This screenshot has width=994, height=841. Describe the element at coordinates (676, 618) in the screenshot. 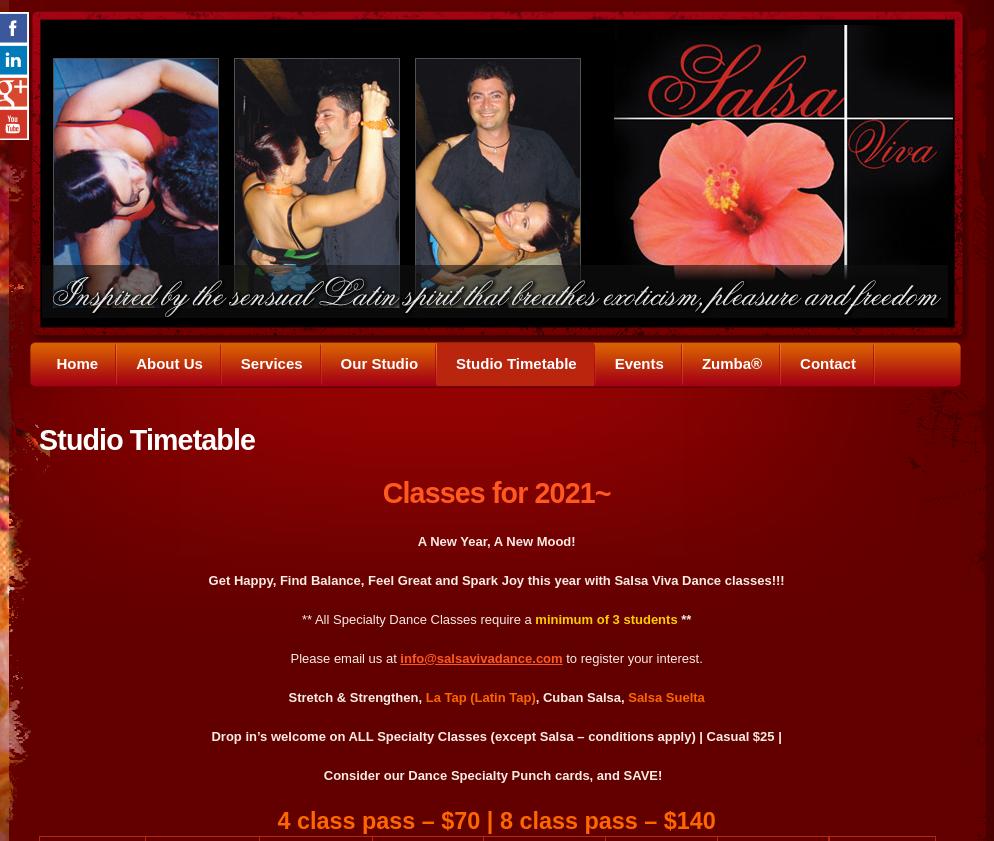

I see `'**'` at that location.